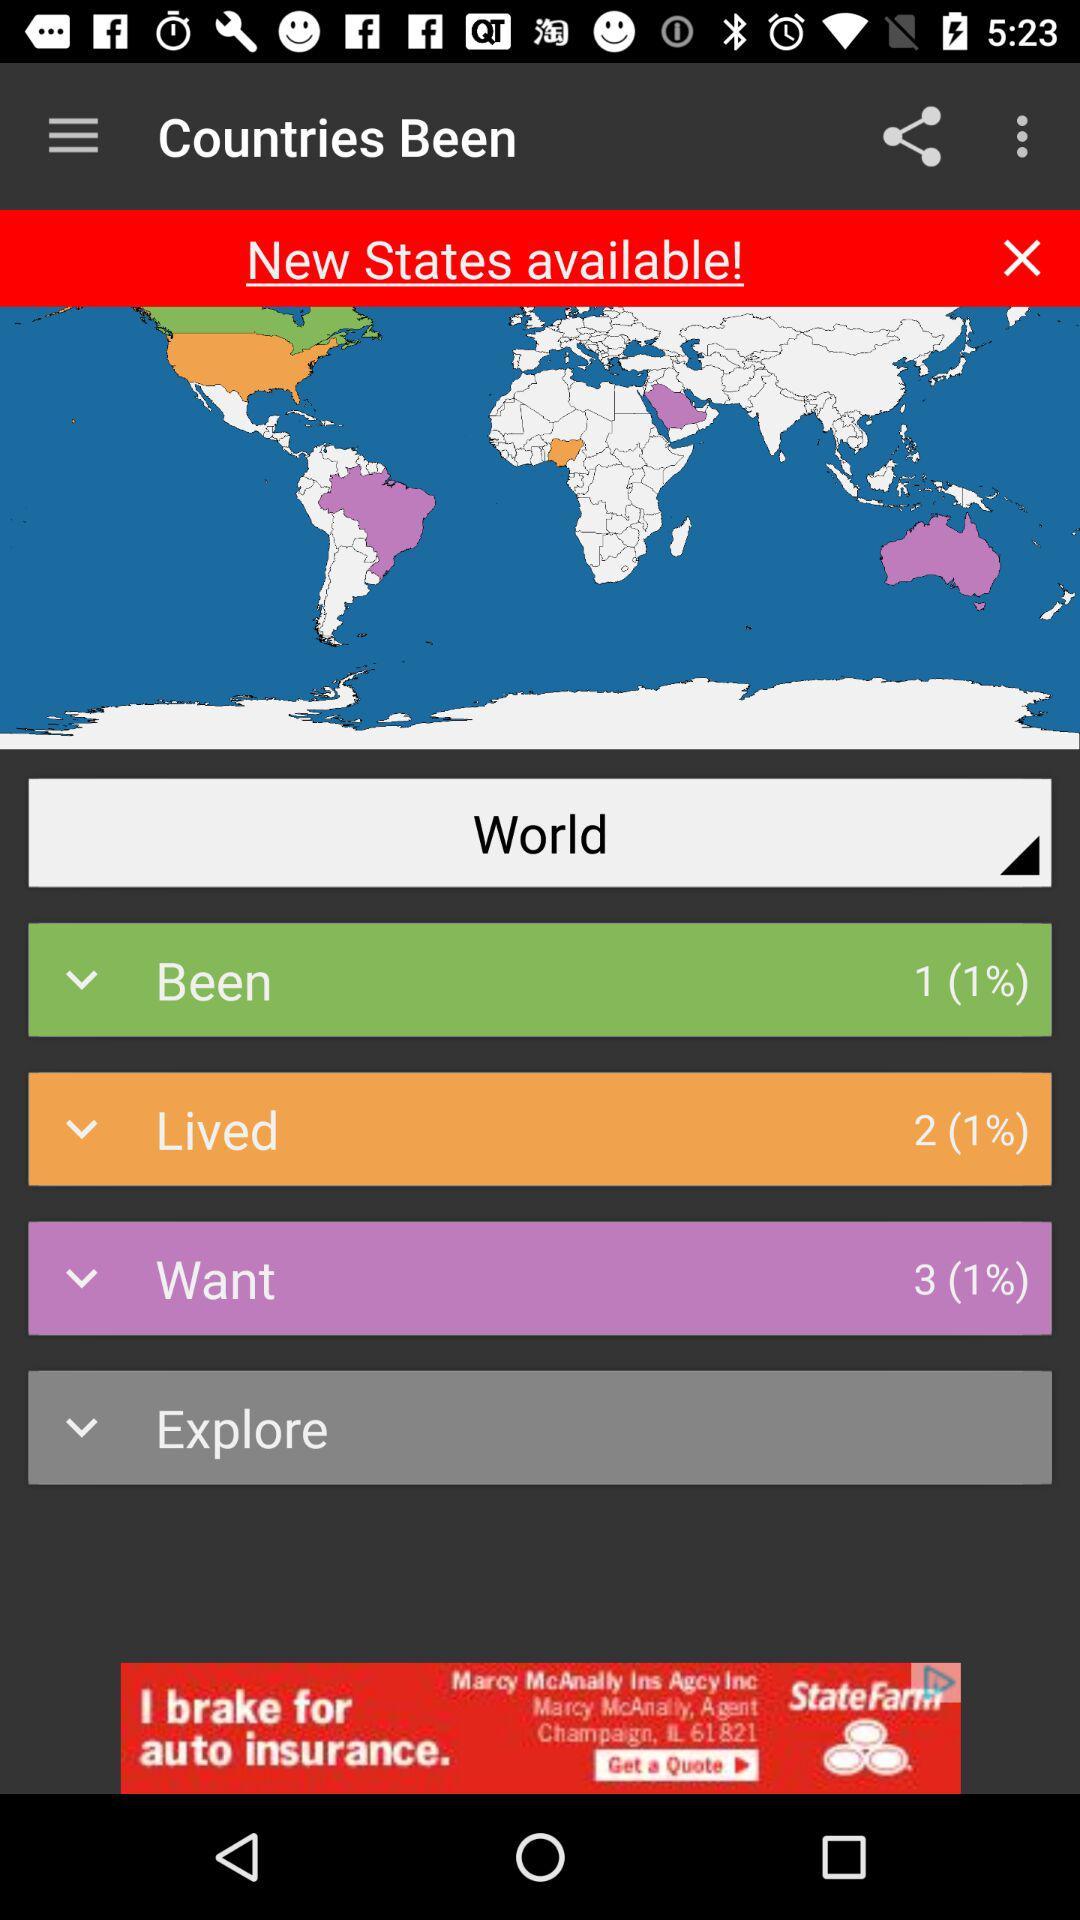 The height and width of the screenshot is (1920, 1080). What do you see at coordinates (72, 135) in the screenshot?
I see `open menu` at bounding box center [72, 135].